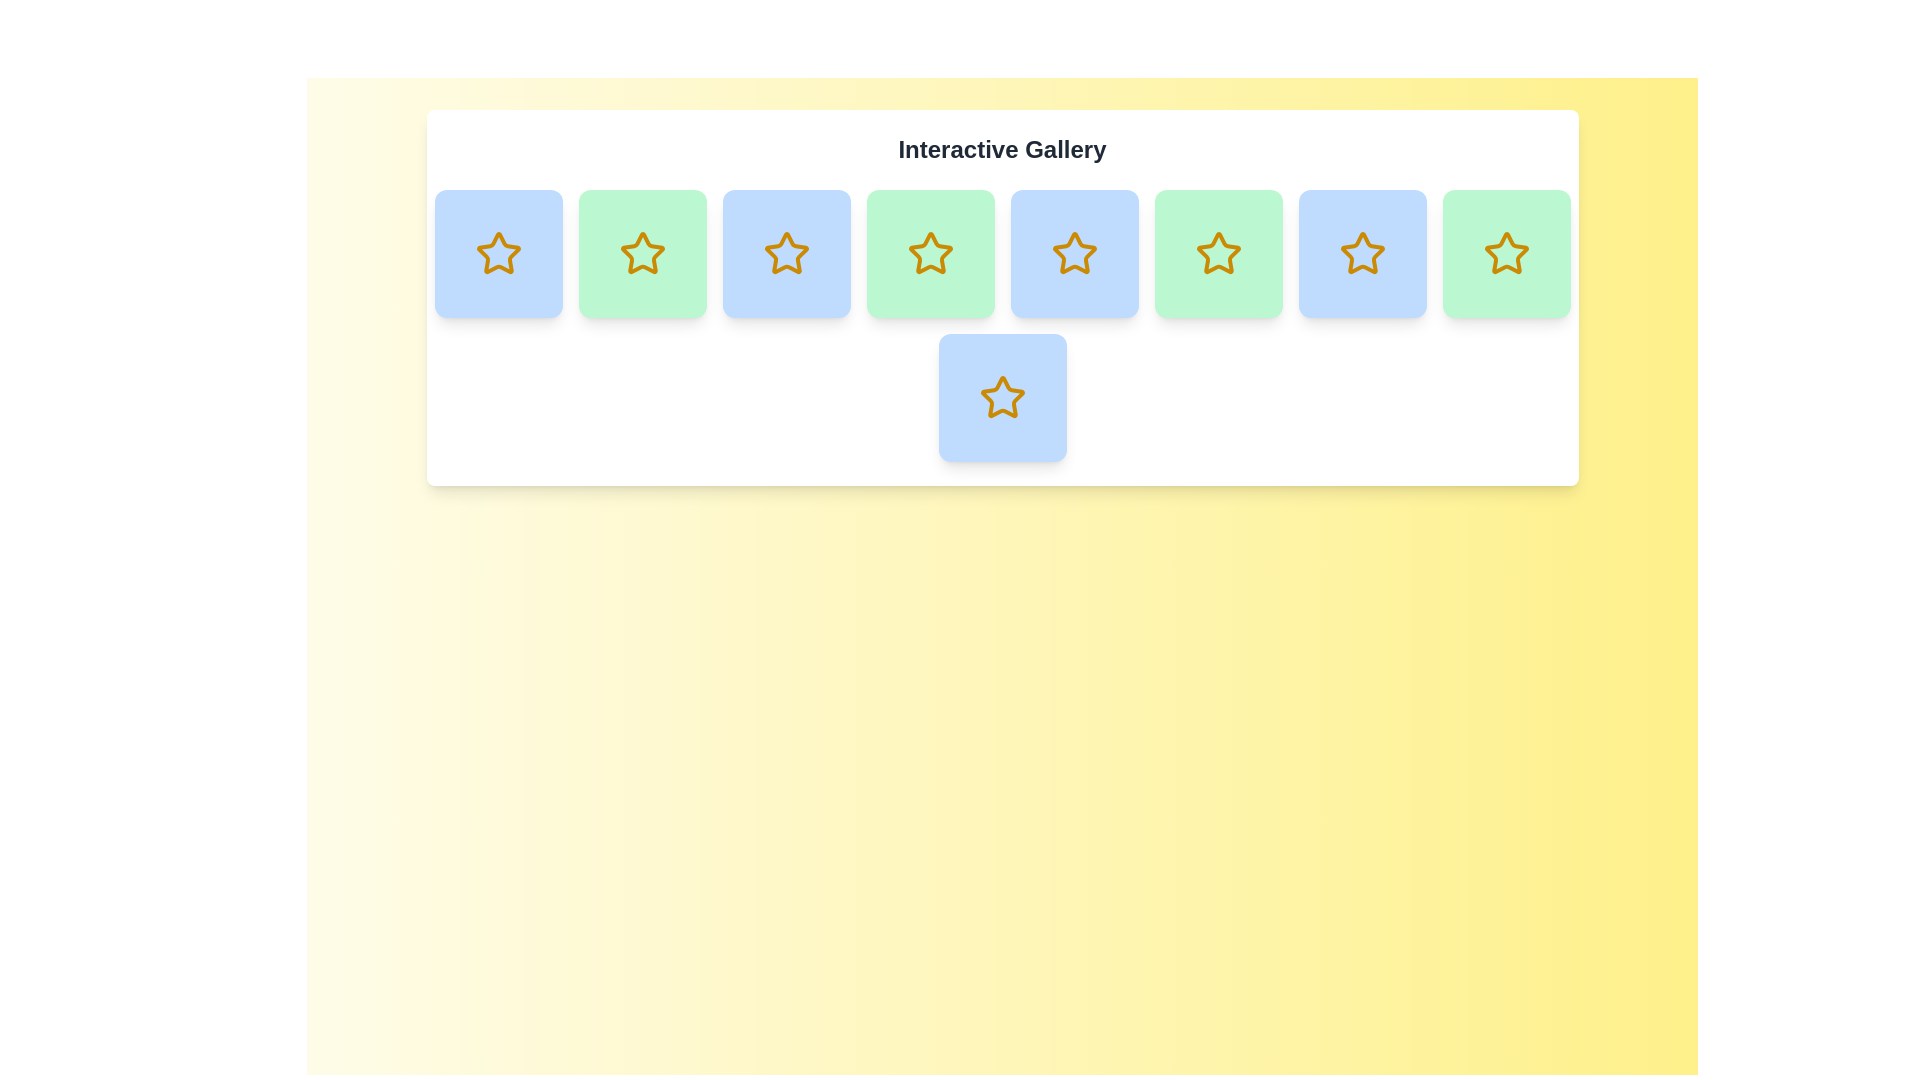 This screenshot has height=1080, width=1920. Describe the element at coordinates (785, 253) in the screenshot. I see `the star-shaped icon with a golden-yellow outline located in a light-blue square background, which is the first icon in the second row of the interactive gallery` at that location.